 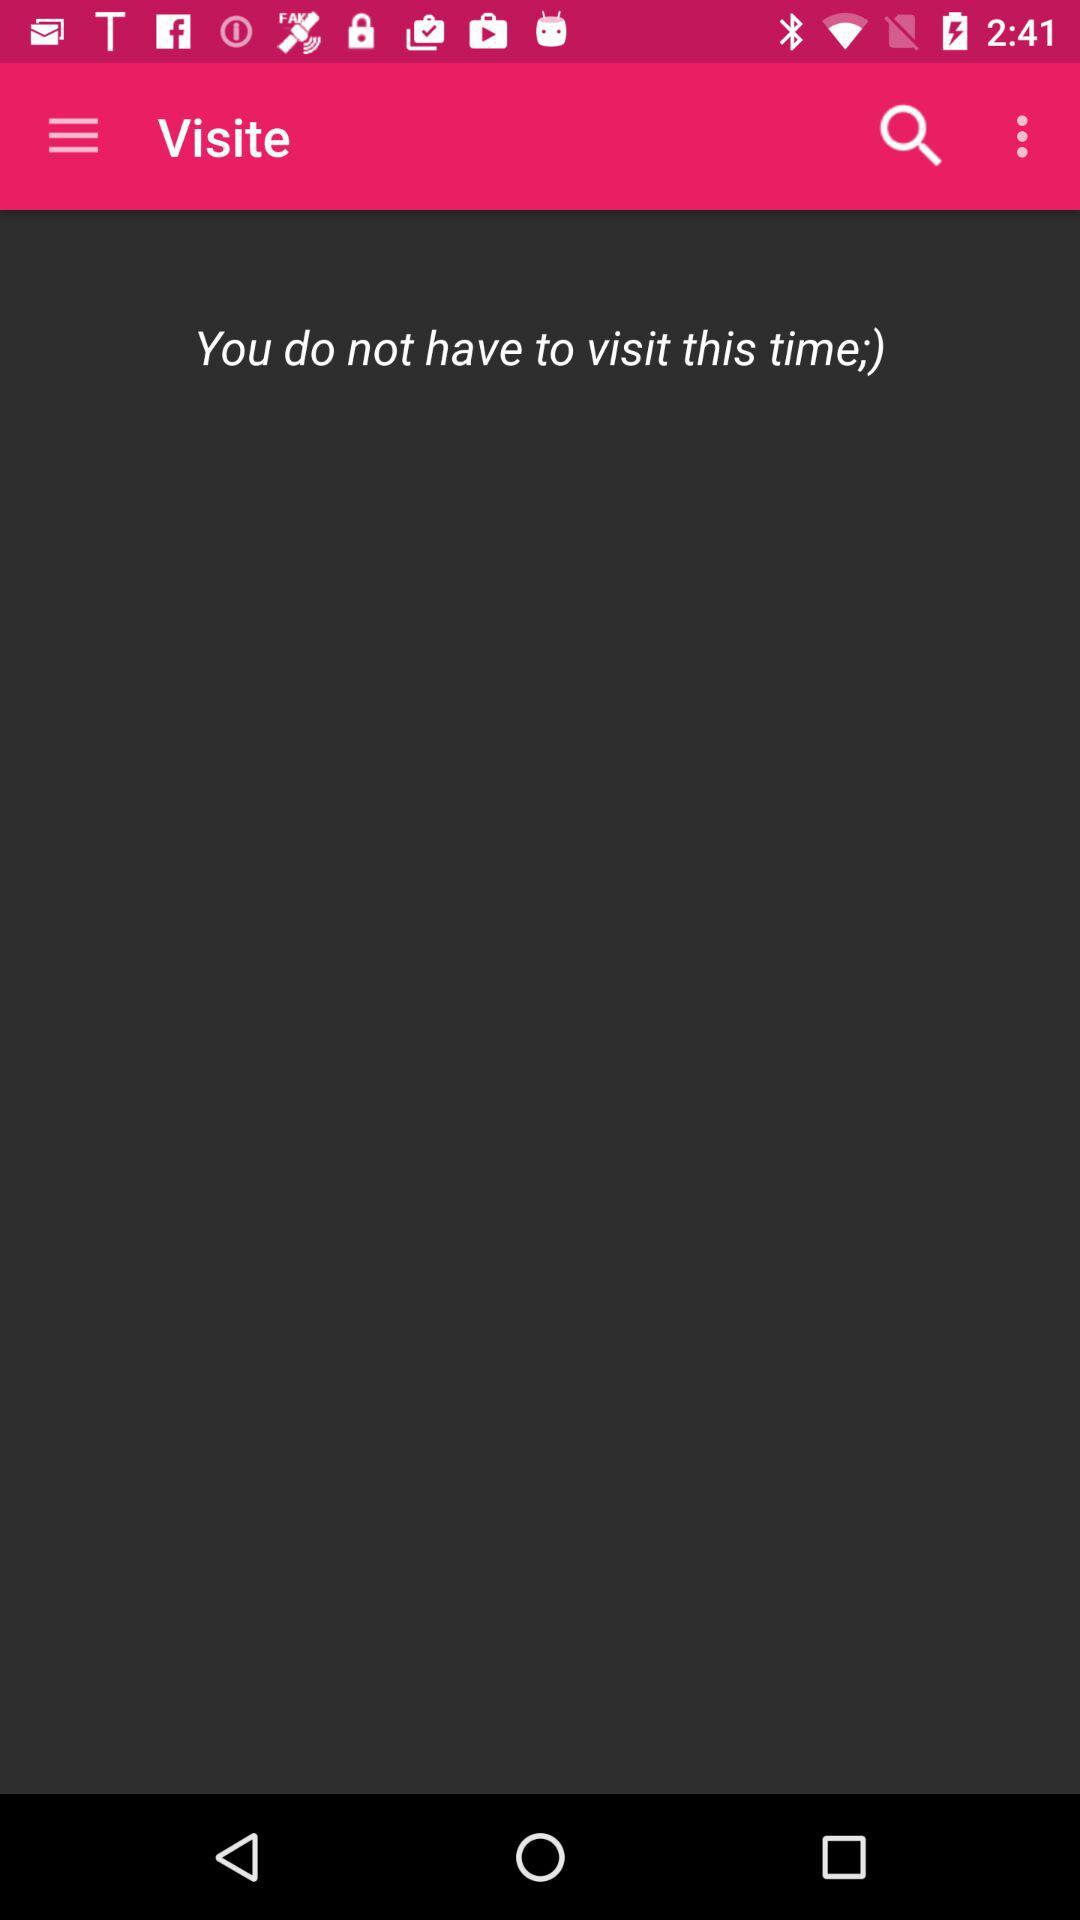 What do you see at coordinates (72, 135) in the screenshot?
I see `the app next to visite app` at bounding box center [72, 135].